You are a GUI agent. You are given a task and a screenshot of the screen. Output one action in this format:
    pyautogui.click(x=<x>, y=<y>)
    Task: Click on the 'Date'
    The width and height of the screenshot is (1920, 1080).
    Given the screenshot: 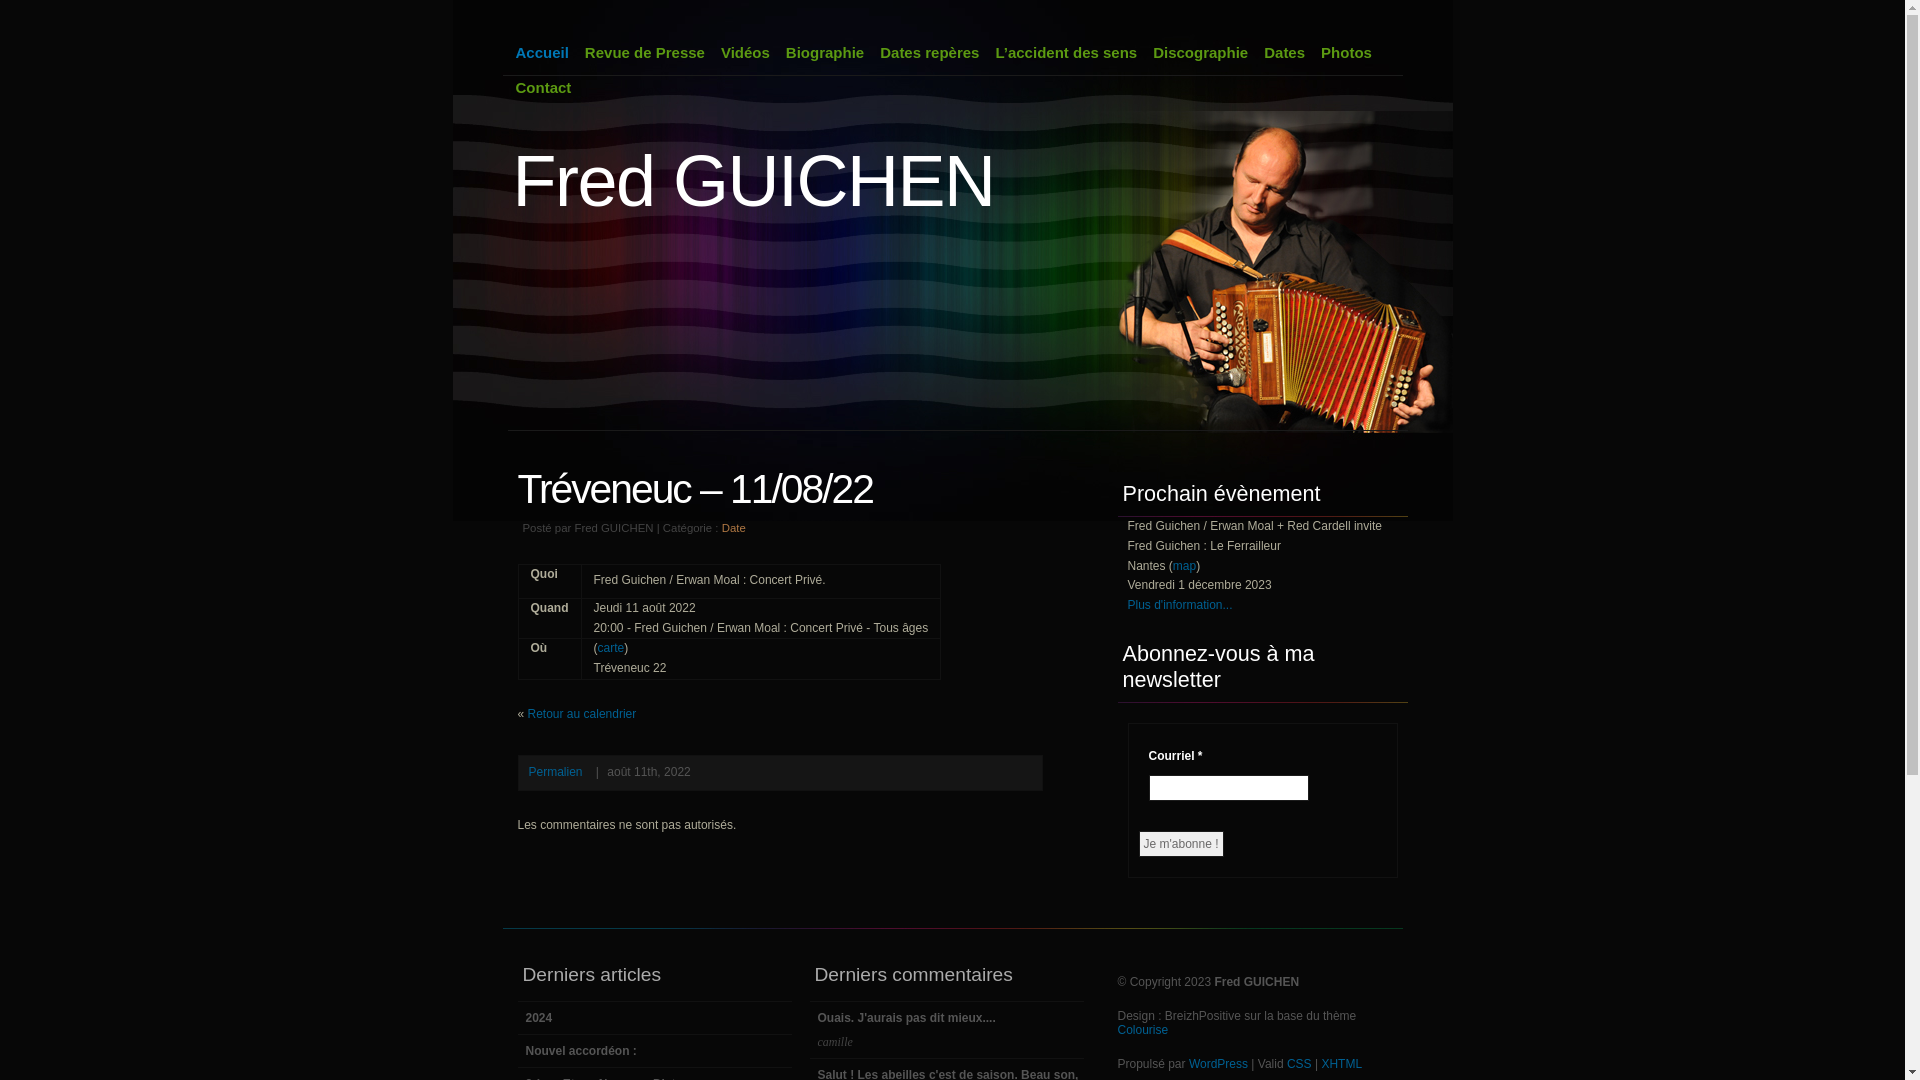 What is the action you would take?
    pyautogui.click(x=733, y=527)
    